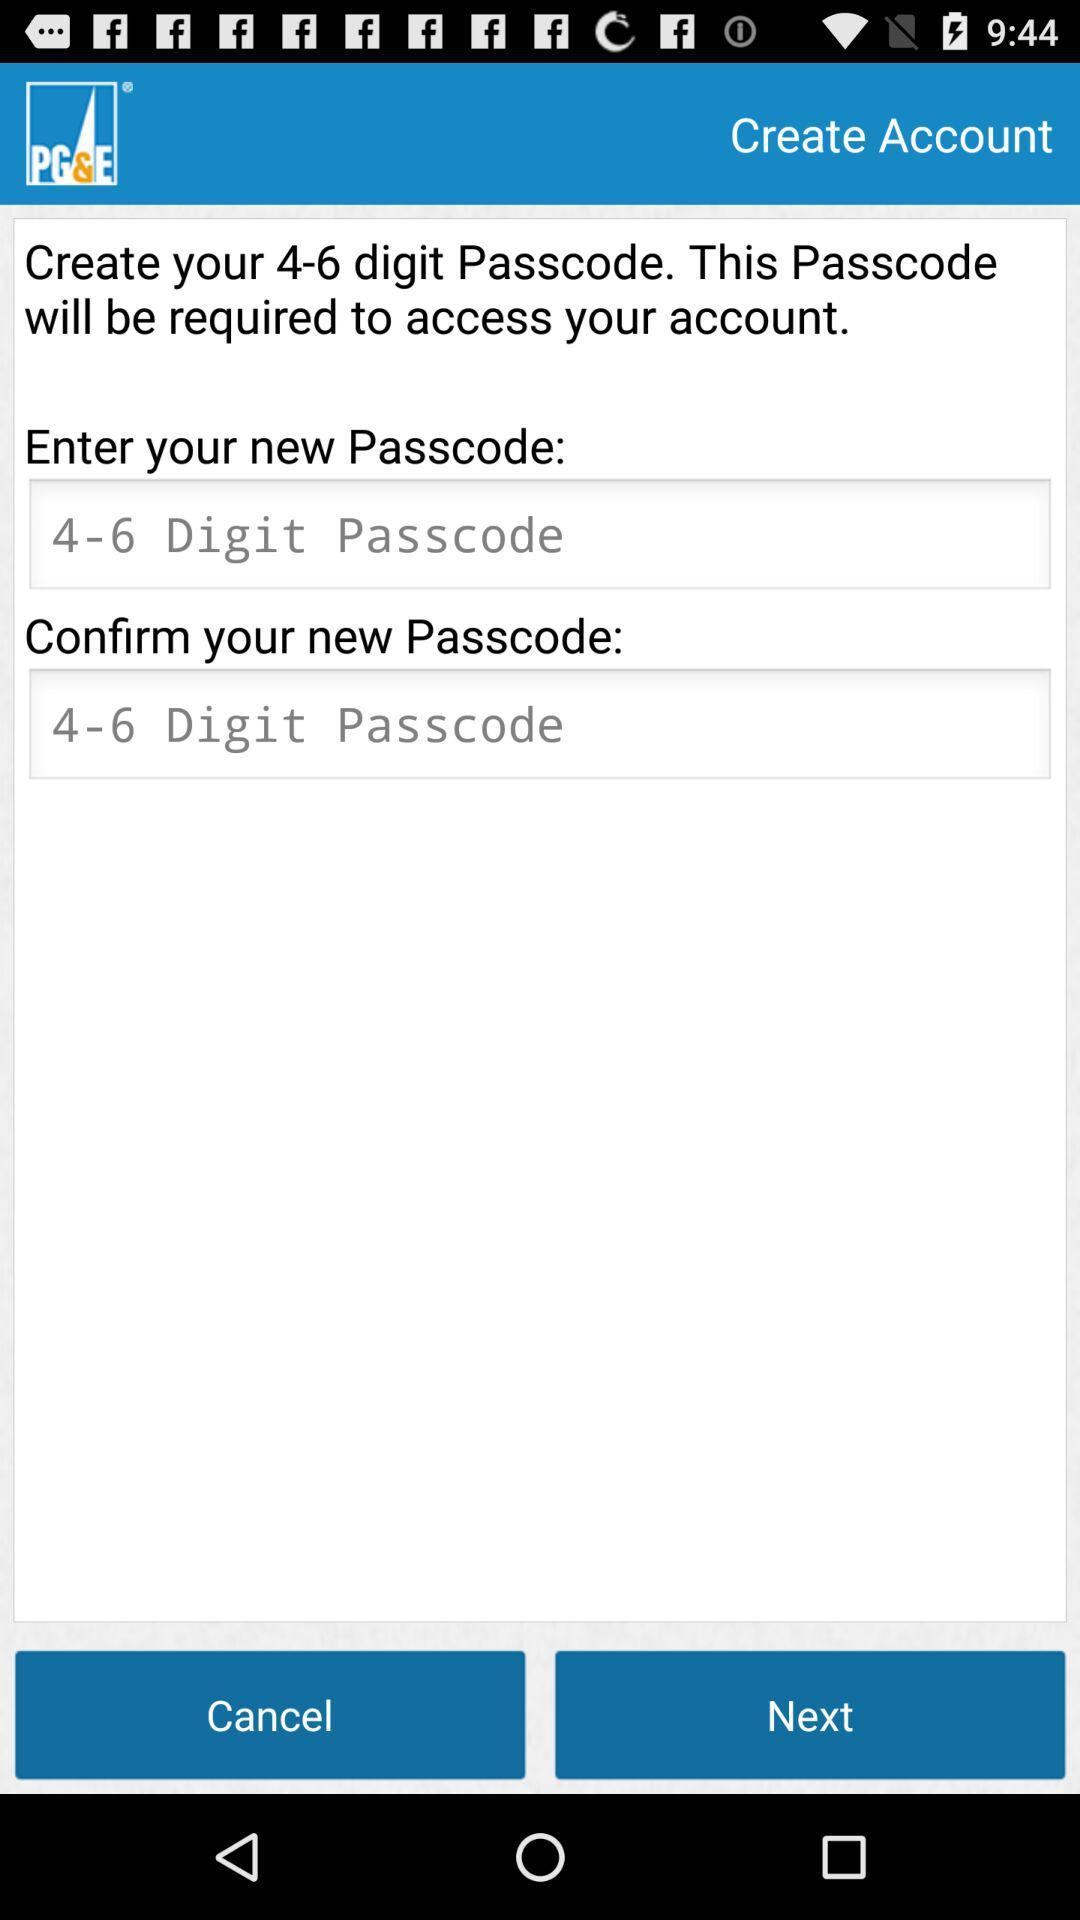 The width and height of the screenshot is (1080, 1920). I want to click on the next at the bottom right corner, so click(810, 1713).